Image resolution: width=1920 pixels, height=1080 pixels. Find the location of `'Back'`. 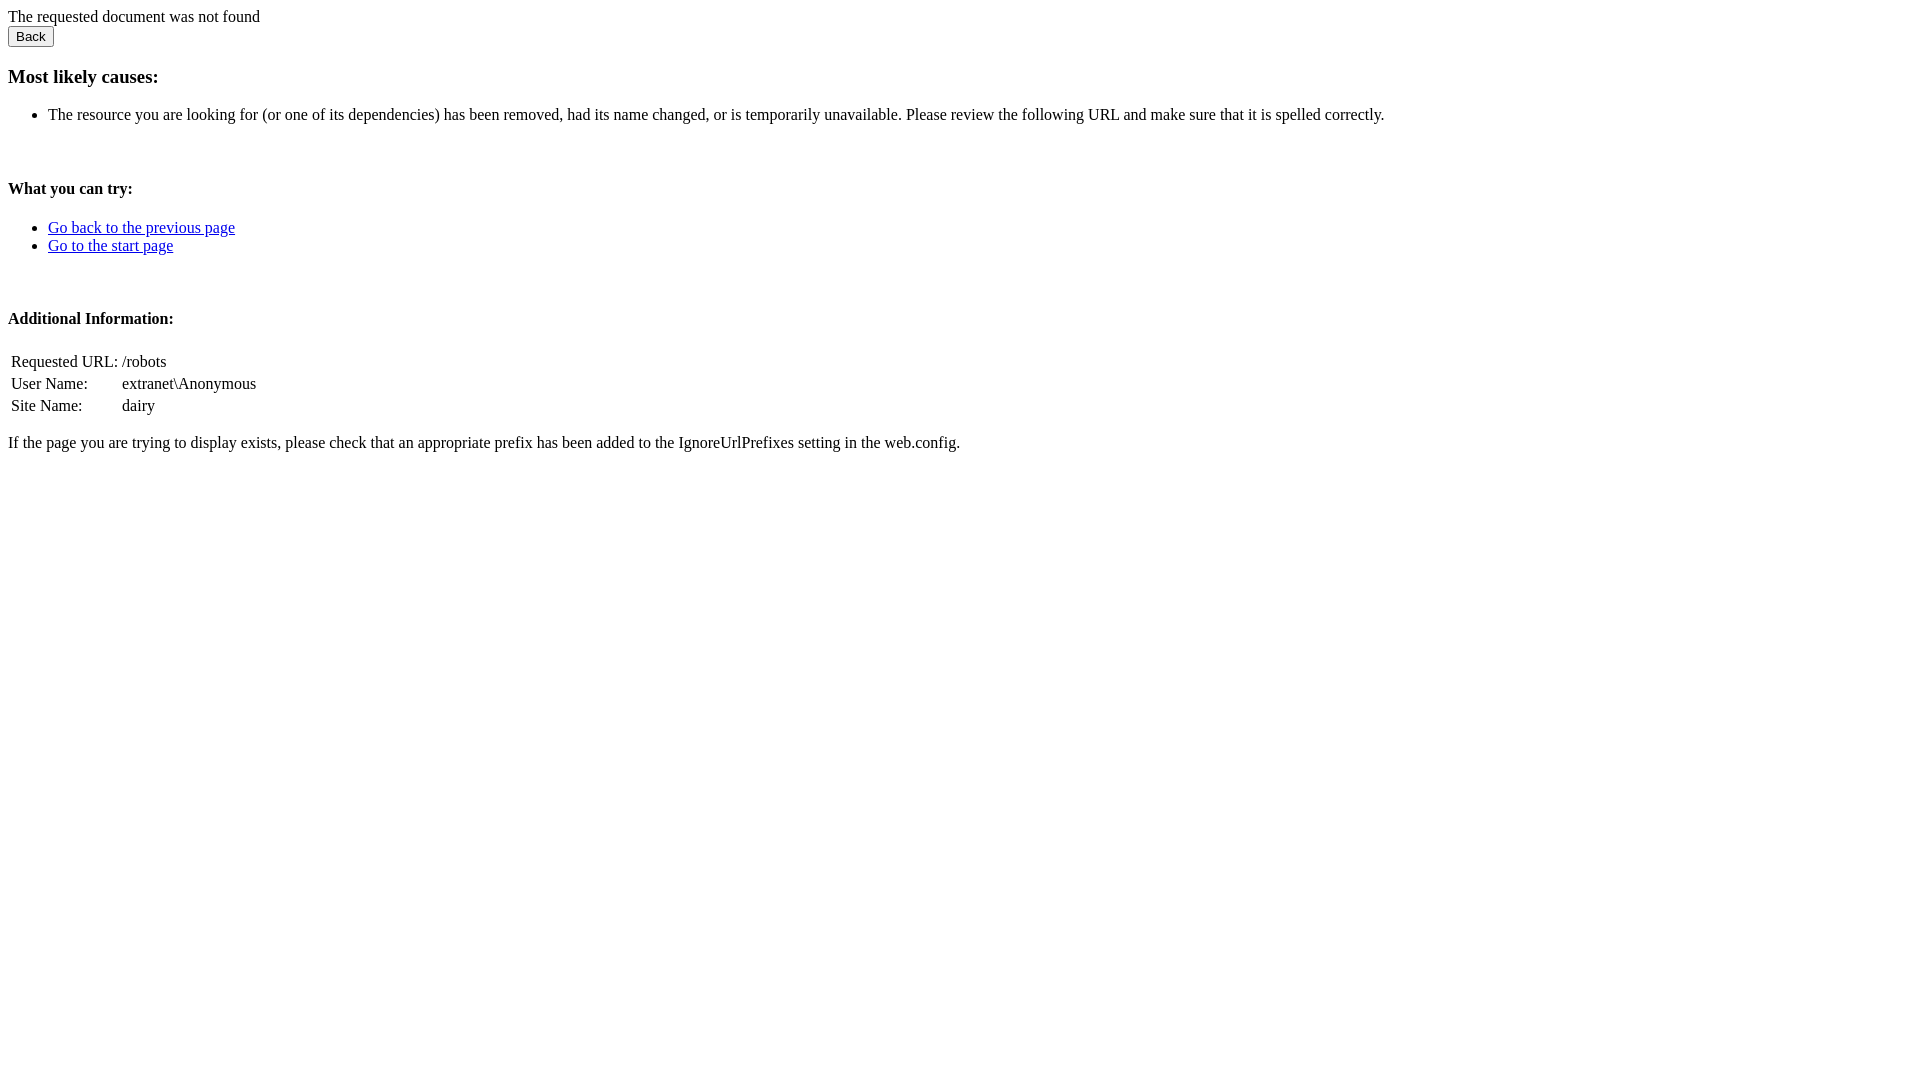

'Back' is located at coordinates (30, 36).